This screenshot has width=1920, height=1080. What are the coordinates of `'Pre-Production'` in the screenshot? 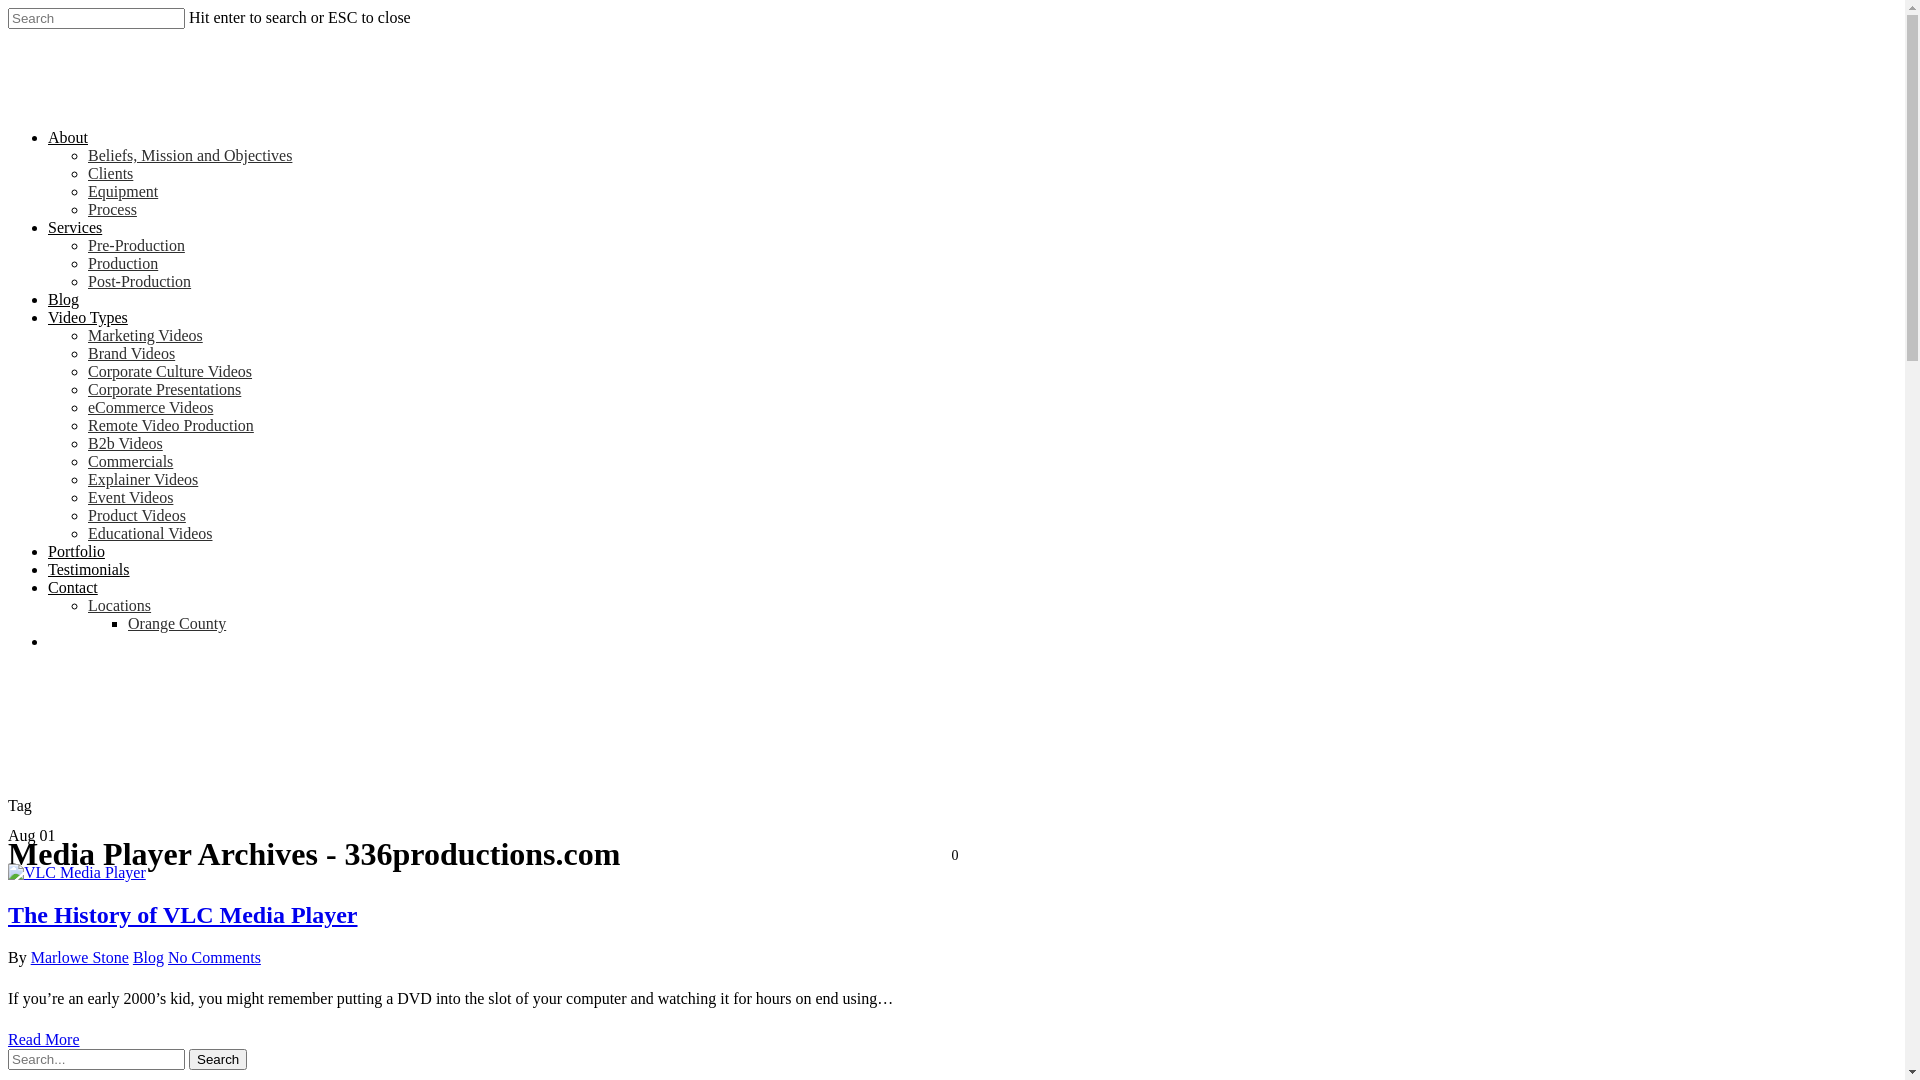 It's located at (135, 244).